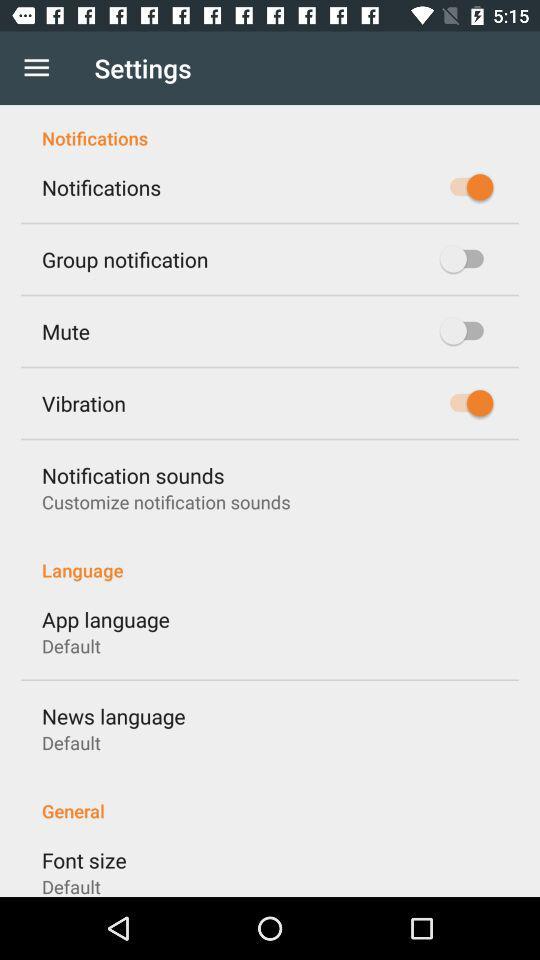 Image resolution: width=540 pixels, height=960 pixels. I want to click on item above mute icon, so click(125, 258).